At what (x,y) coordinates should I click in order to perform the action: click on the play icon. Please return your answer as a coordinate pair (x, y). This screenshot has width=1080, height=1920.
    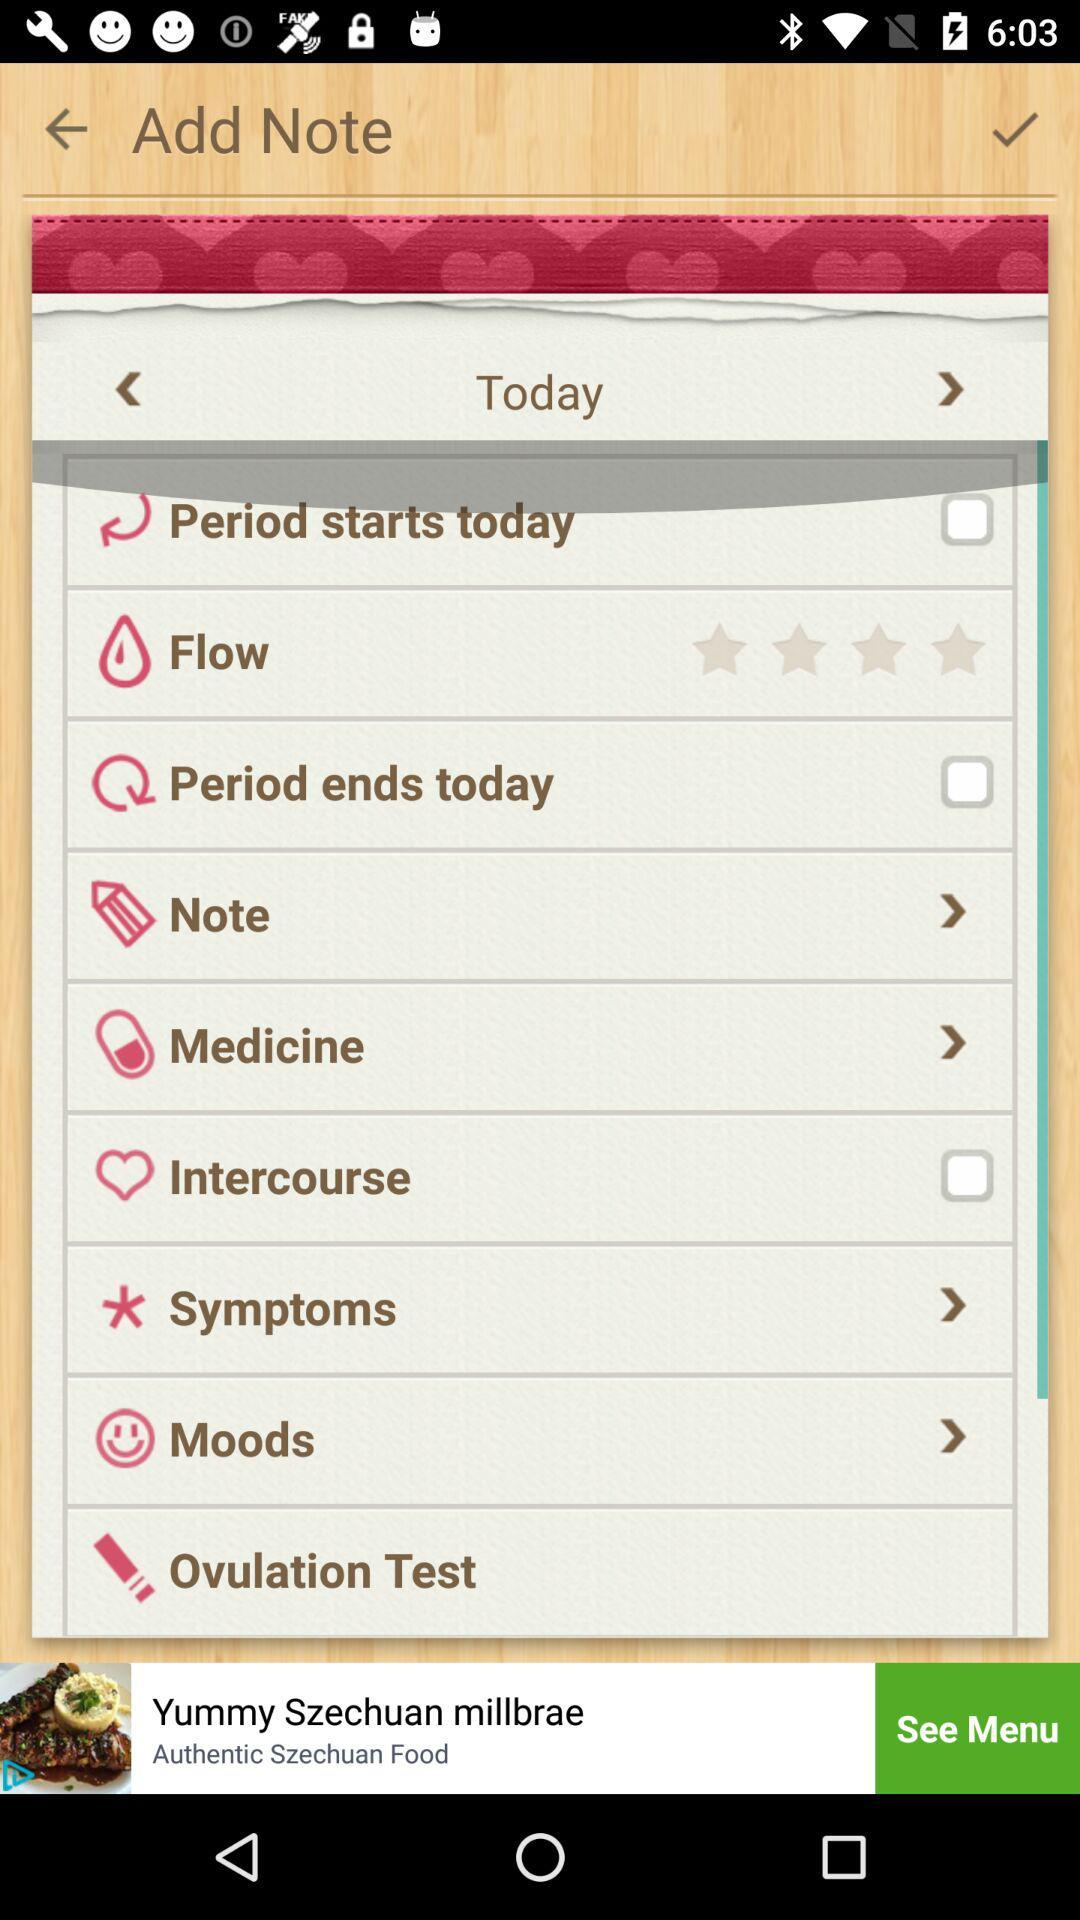
    Looking at the image, I should click on (18, 1775).